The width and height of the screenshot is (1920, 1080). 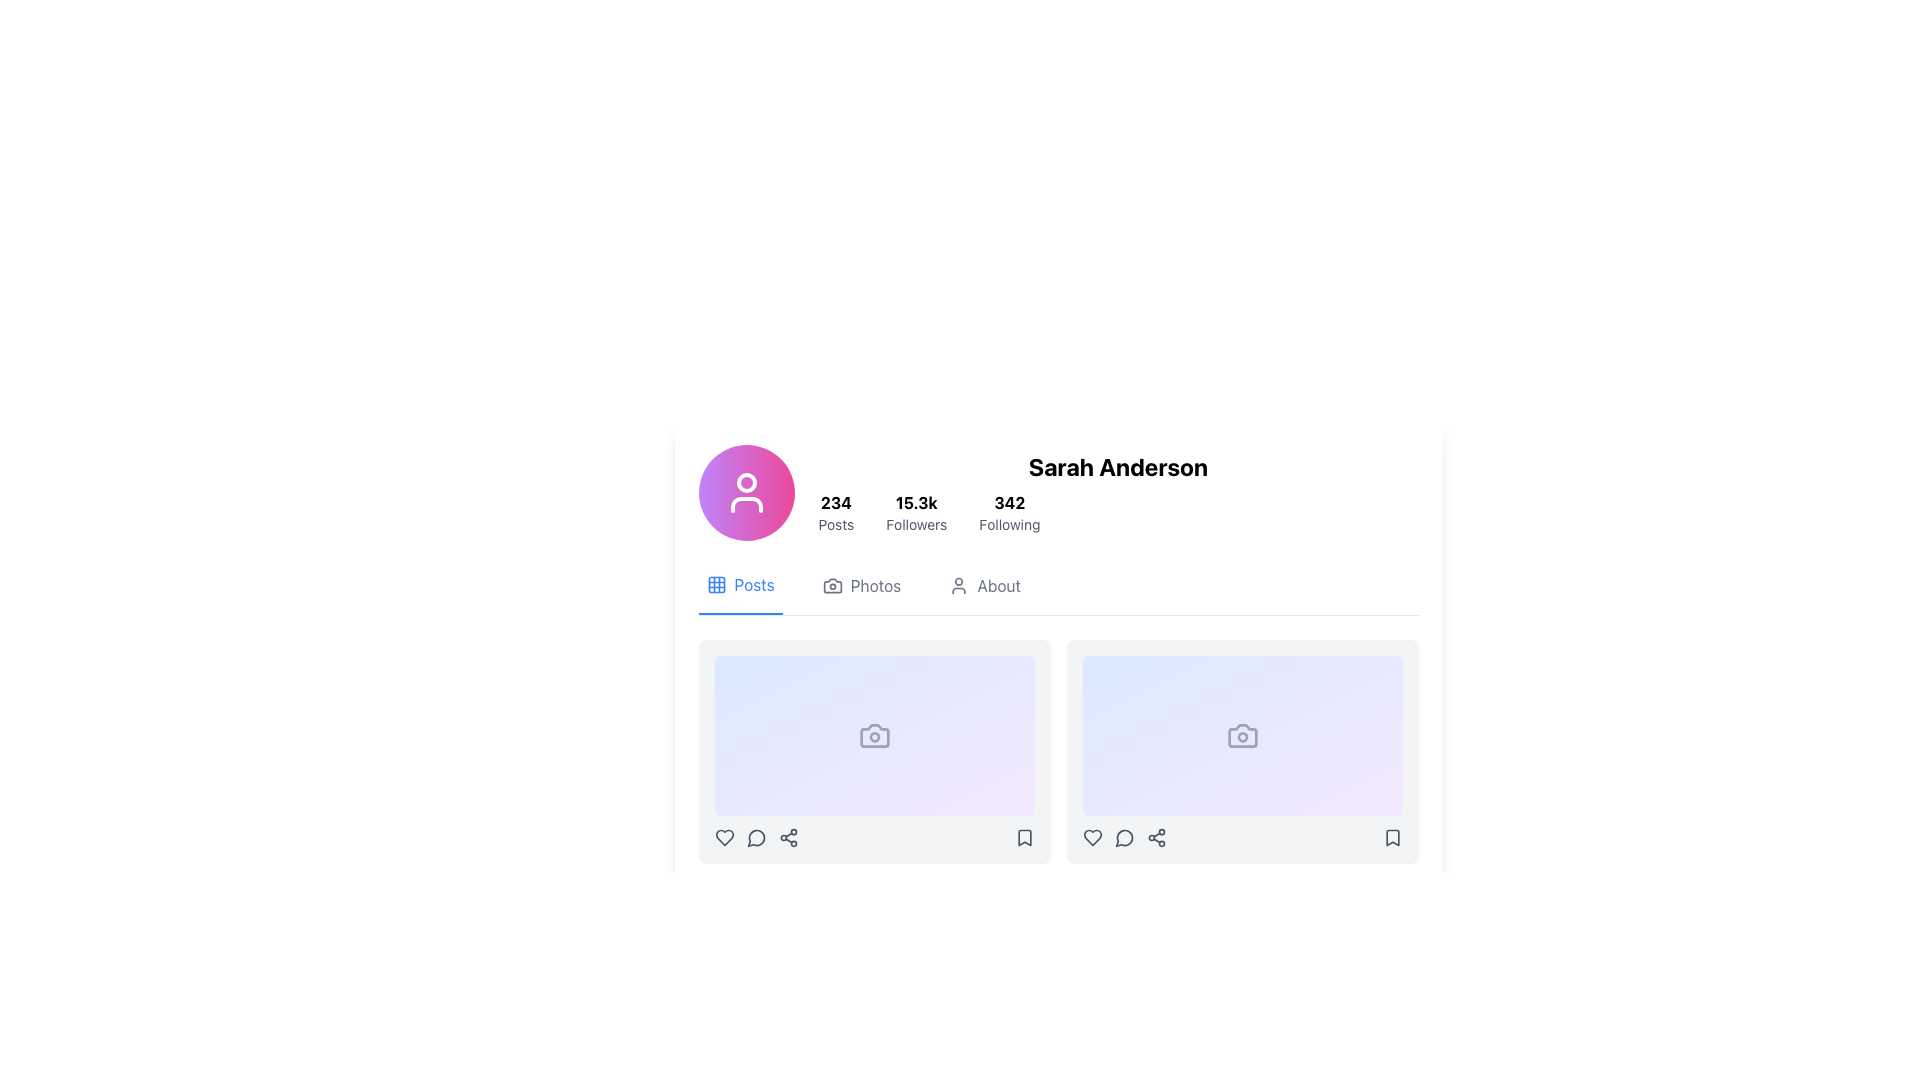 I want to click on the comment button located in the middle of the row of interactive icons beneath the leftmost post image, so click(x=755, y=837).